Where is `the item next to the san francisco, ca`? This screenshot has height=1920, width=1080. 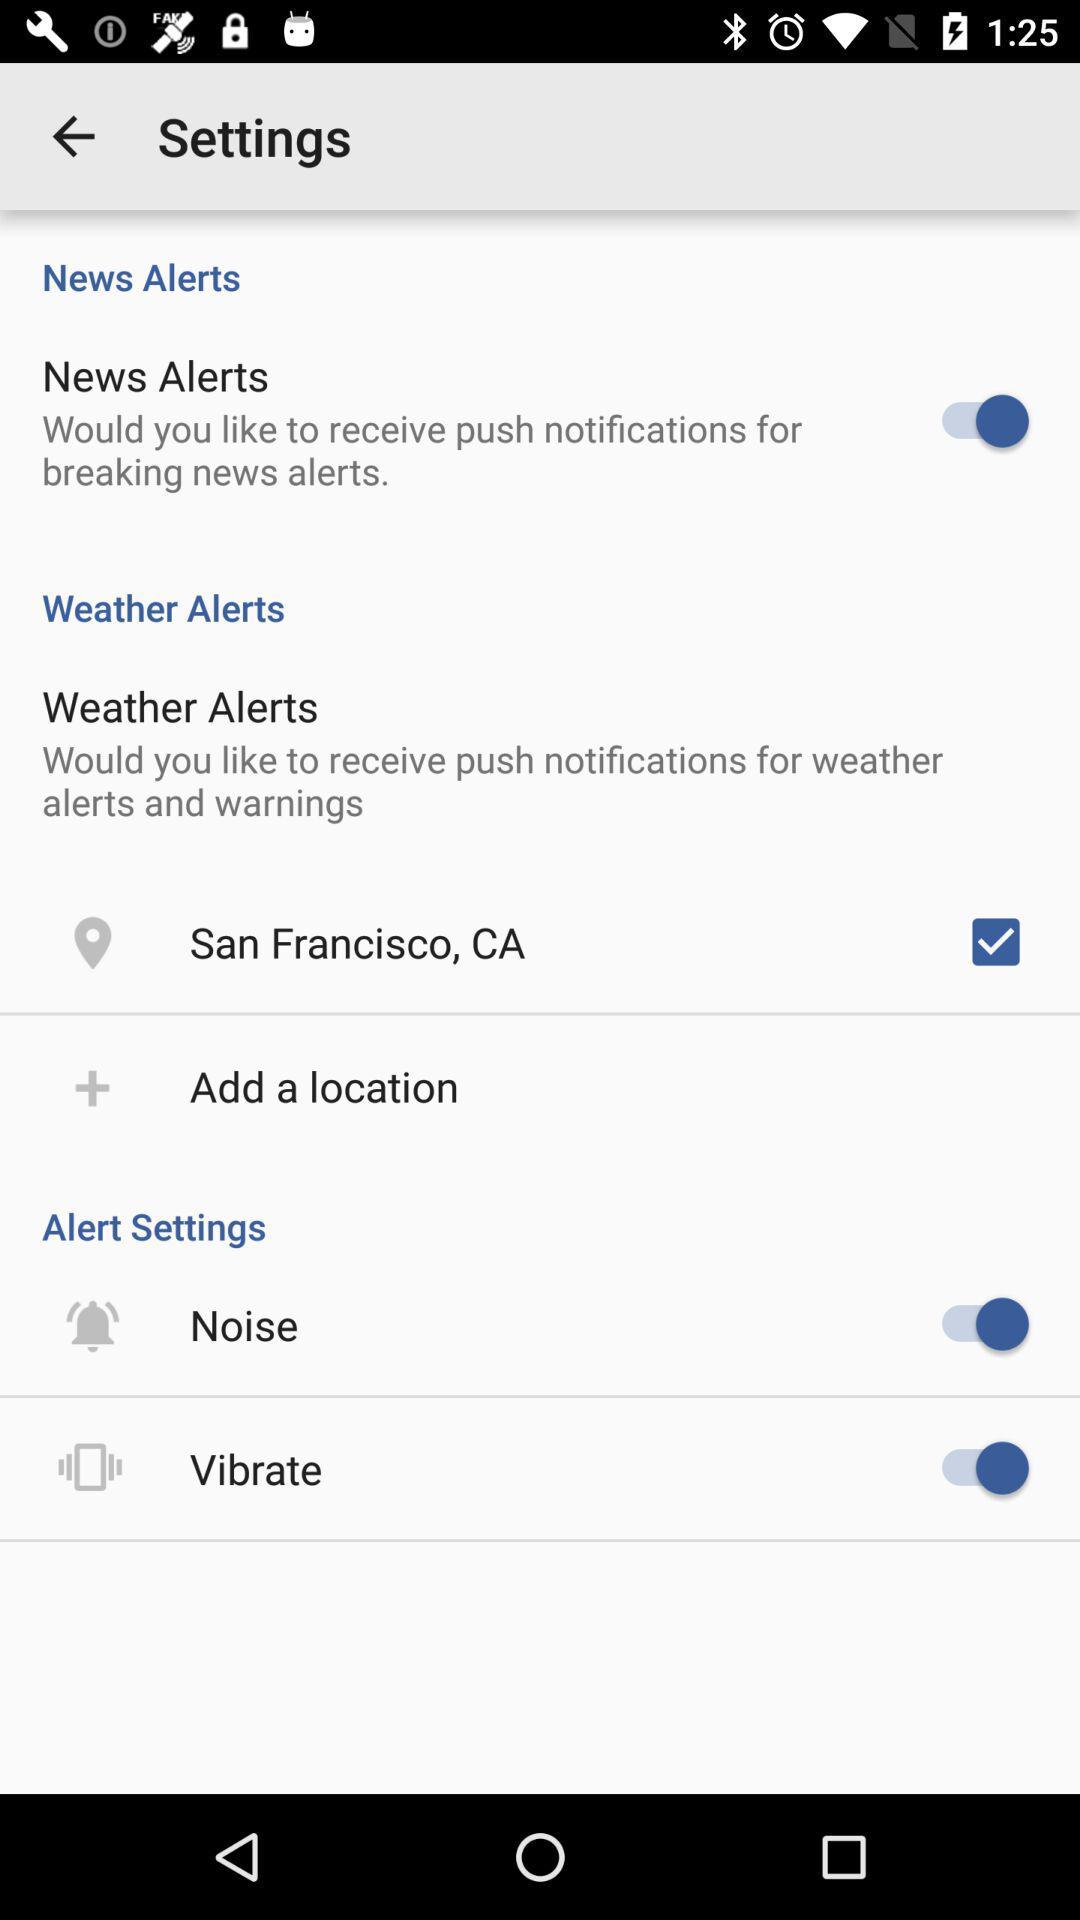 the item next to the san francisco, ca is located at coordinates (995, 940).